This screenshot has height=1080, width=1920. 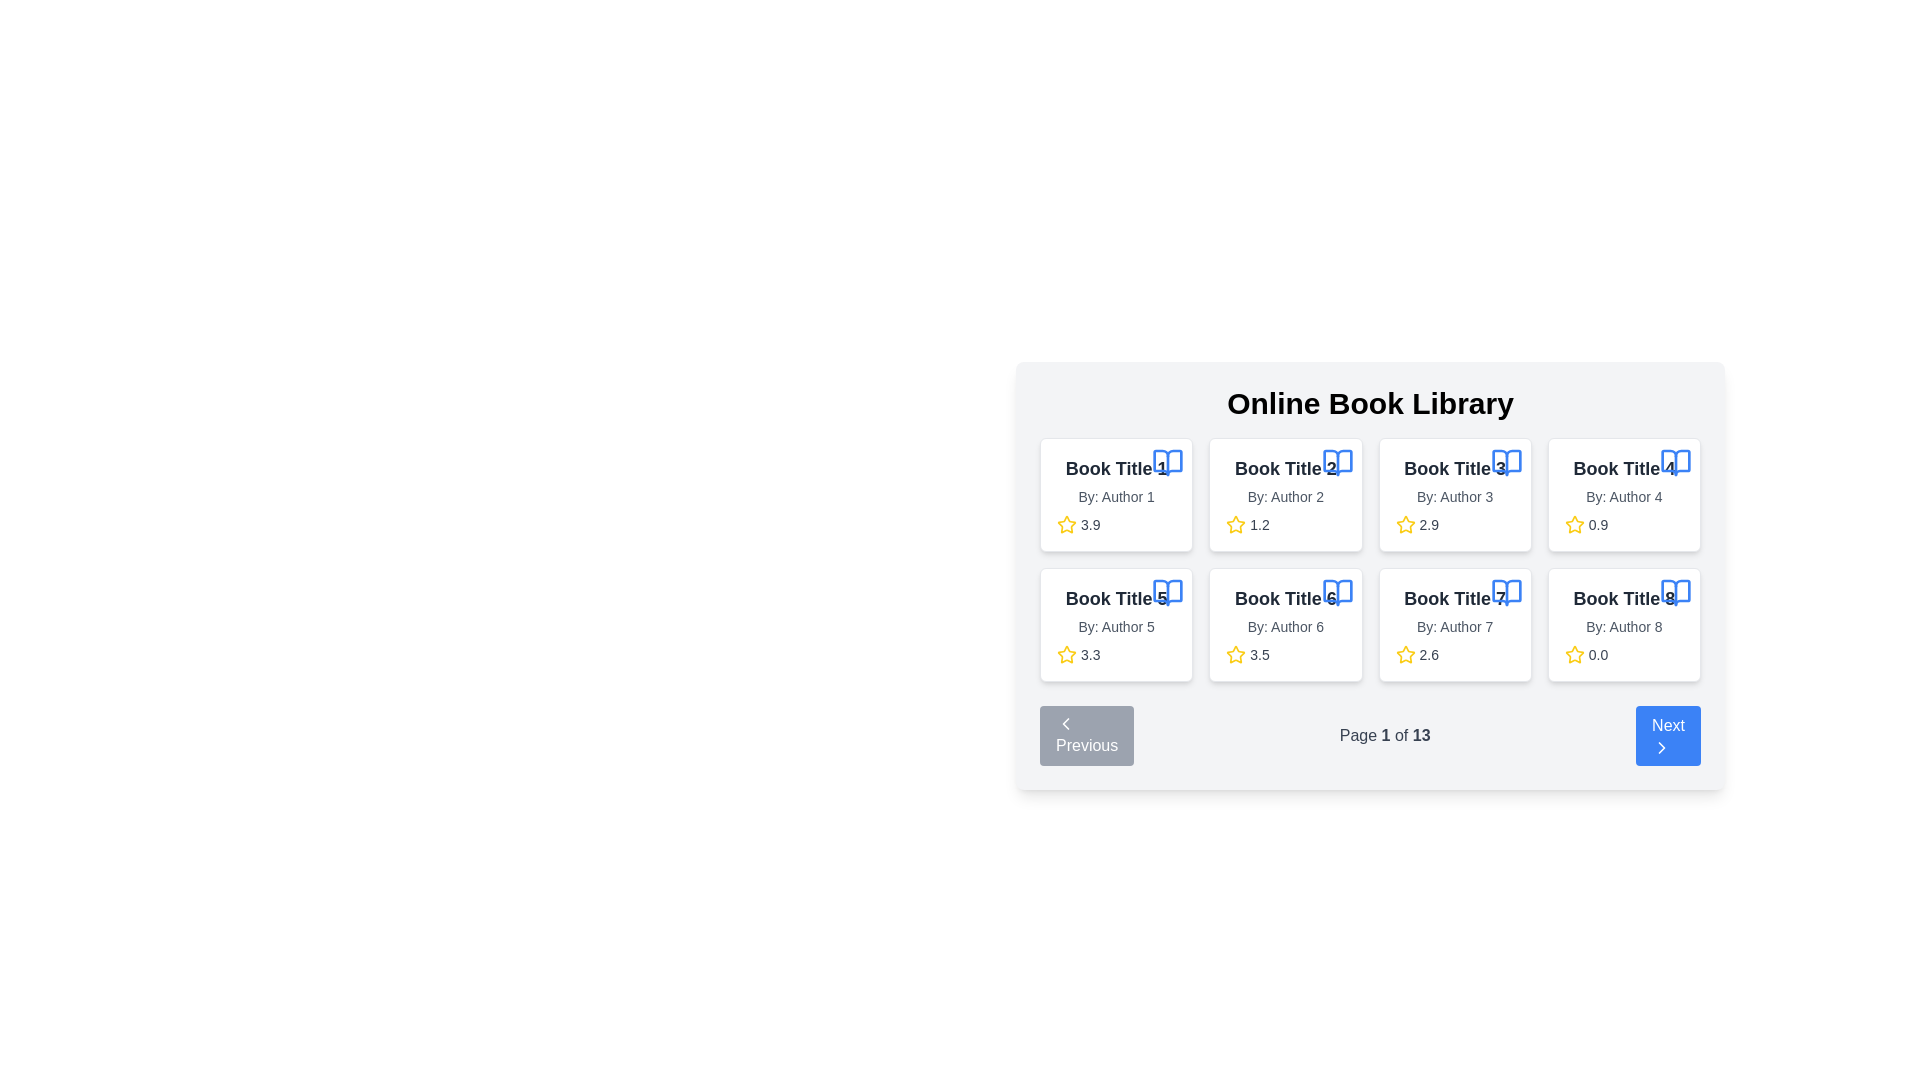 I want to click on the text displaying '0.0' in gray color, which is located next to a yellow star icon on the eighth book card in the grid, so click(x=1597, y=655).